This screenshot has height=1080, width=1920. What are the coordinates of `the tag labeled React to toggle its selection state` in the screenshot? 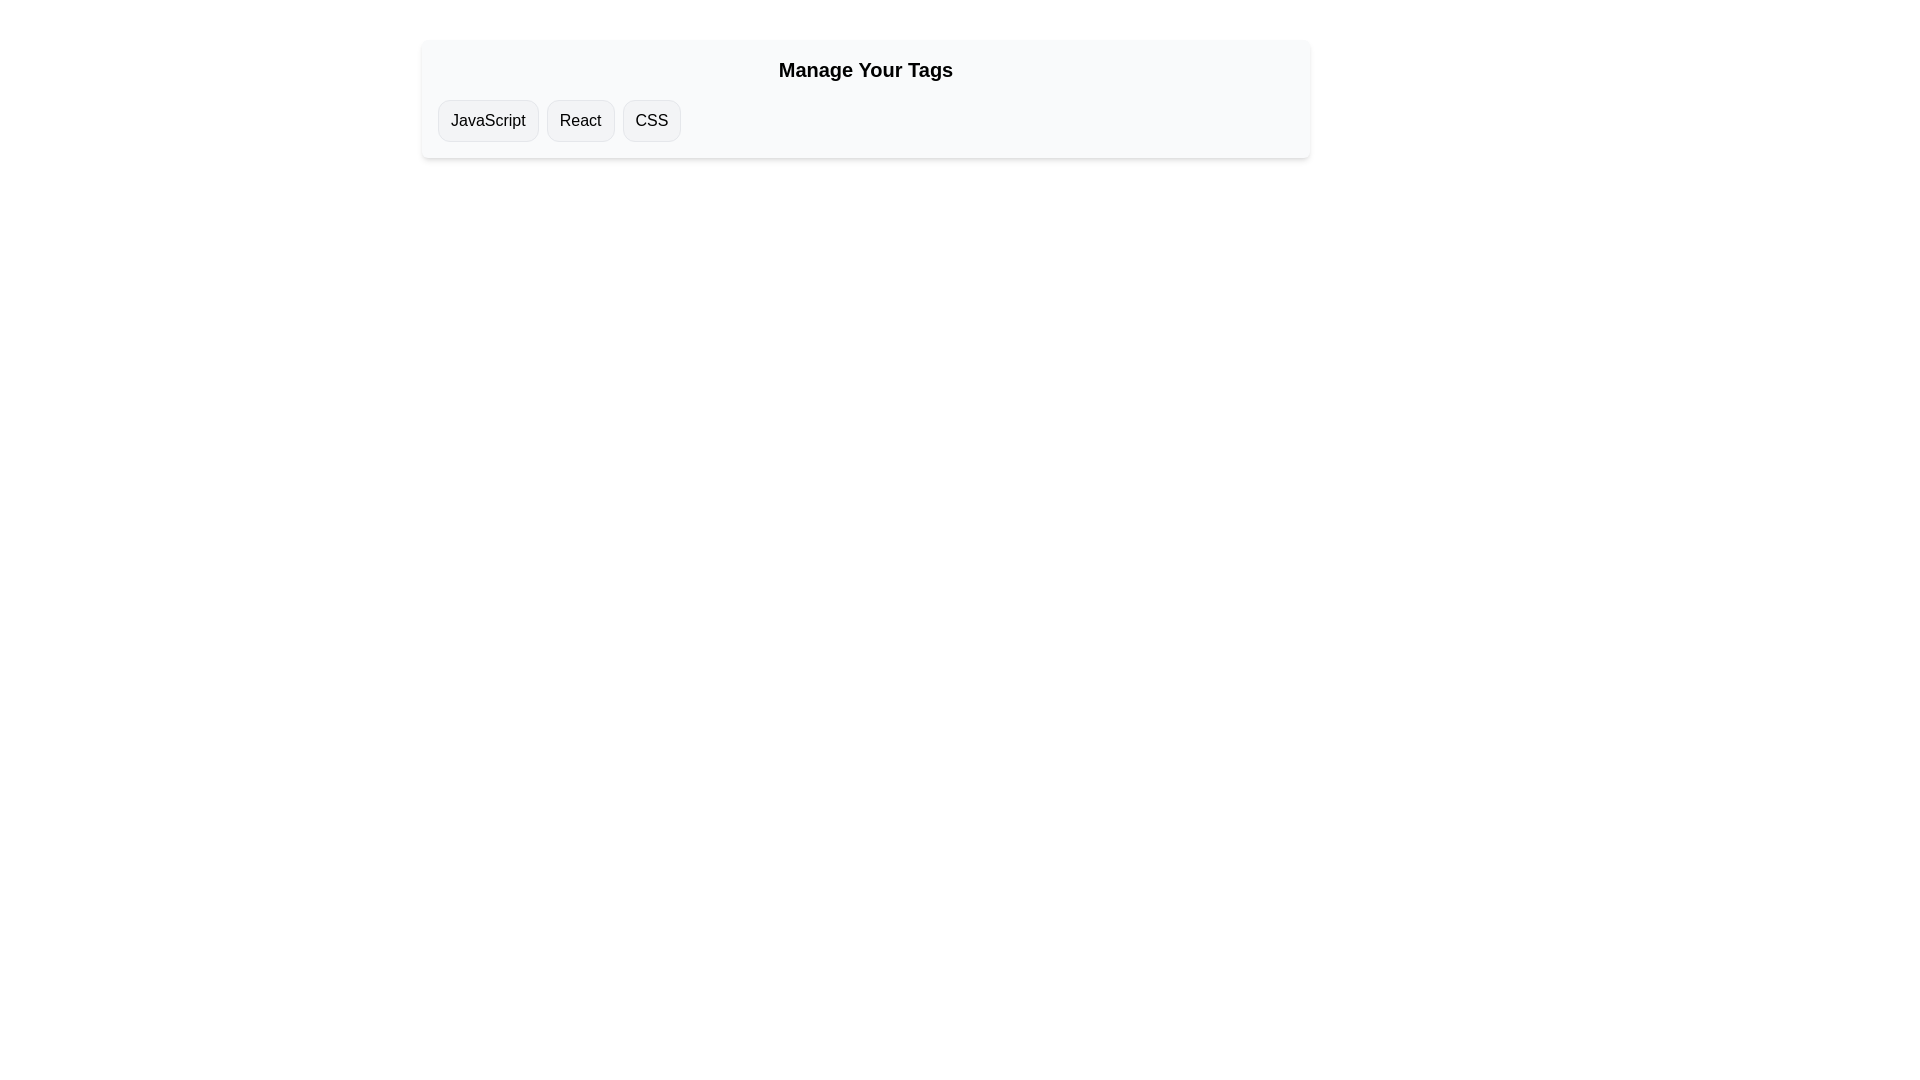 It's located at (579, 120).